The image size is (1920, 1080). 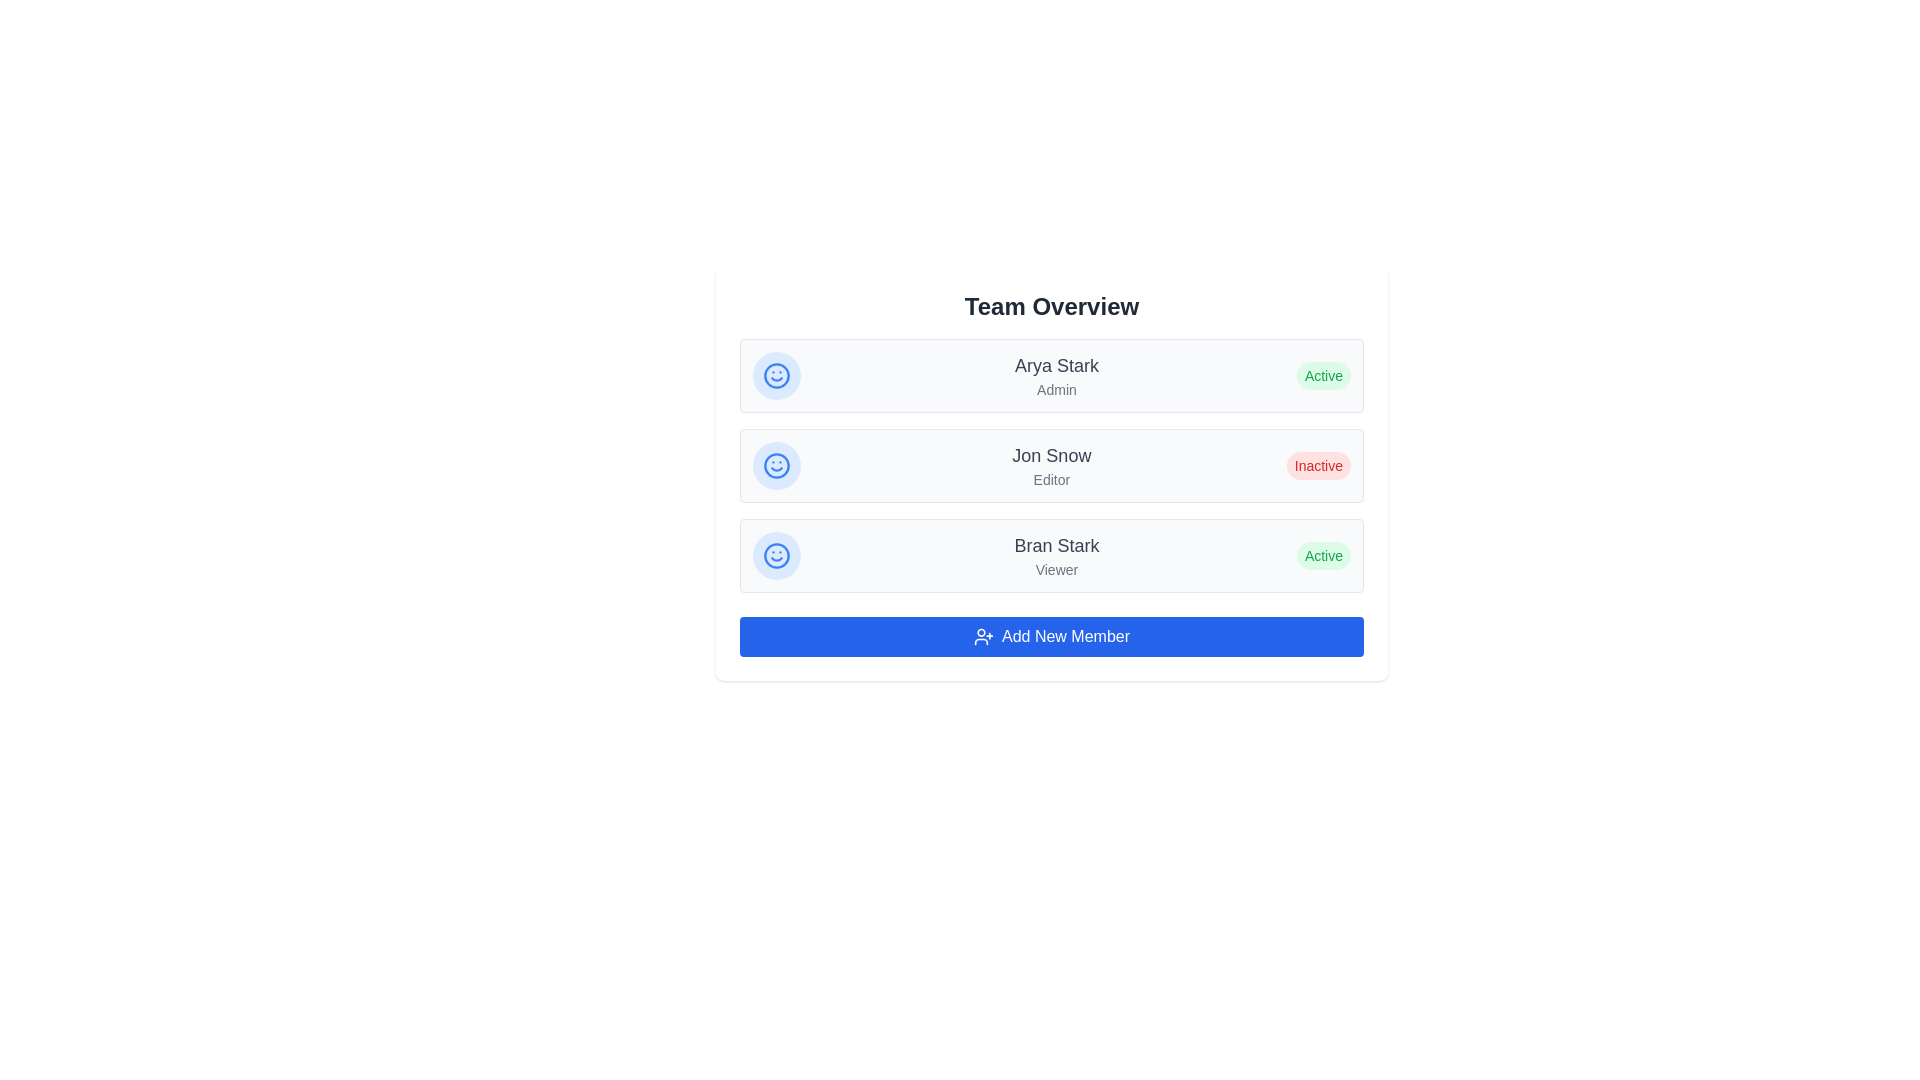 I want to click on the Status indicator label that signifies the active status of team member Arya Stark, positioned to the right of the member's name 'Arya Stark' and role 'Admin', so click(x=1324, y=375).